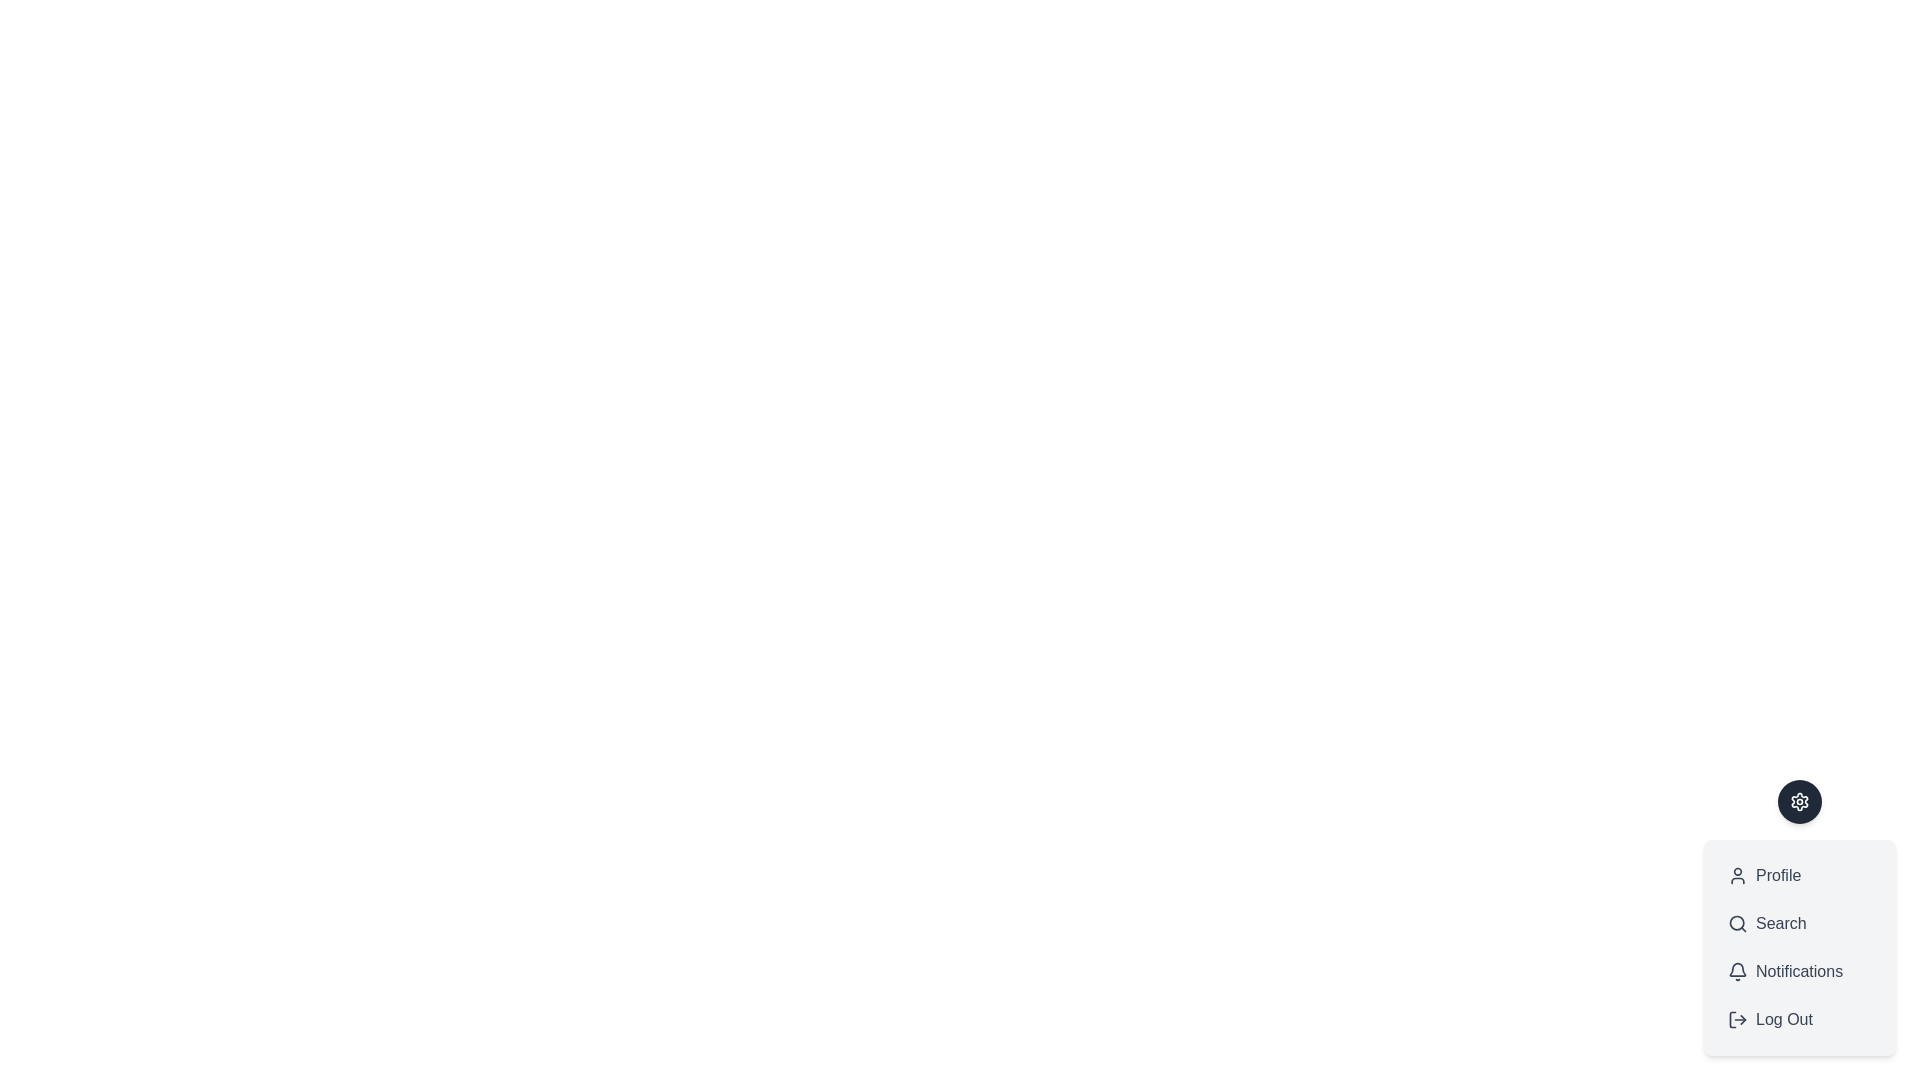 The image size is (1920, 1080). What do you see at coordinates (1800, 918) in the screenshot?
I see `the search button located in the vertical menu, which is the second item below the 'Profile' button and above the 'Notifications' button, to observe a background color change` at bounding box center [1800, 918].